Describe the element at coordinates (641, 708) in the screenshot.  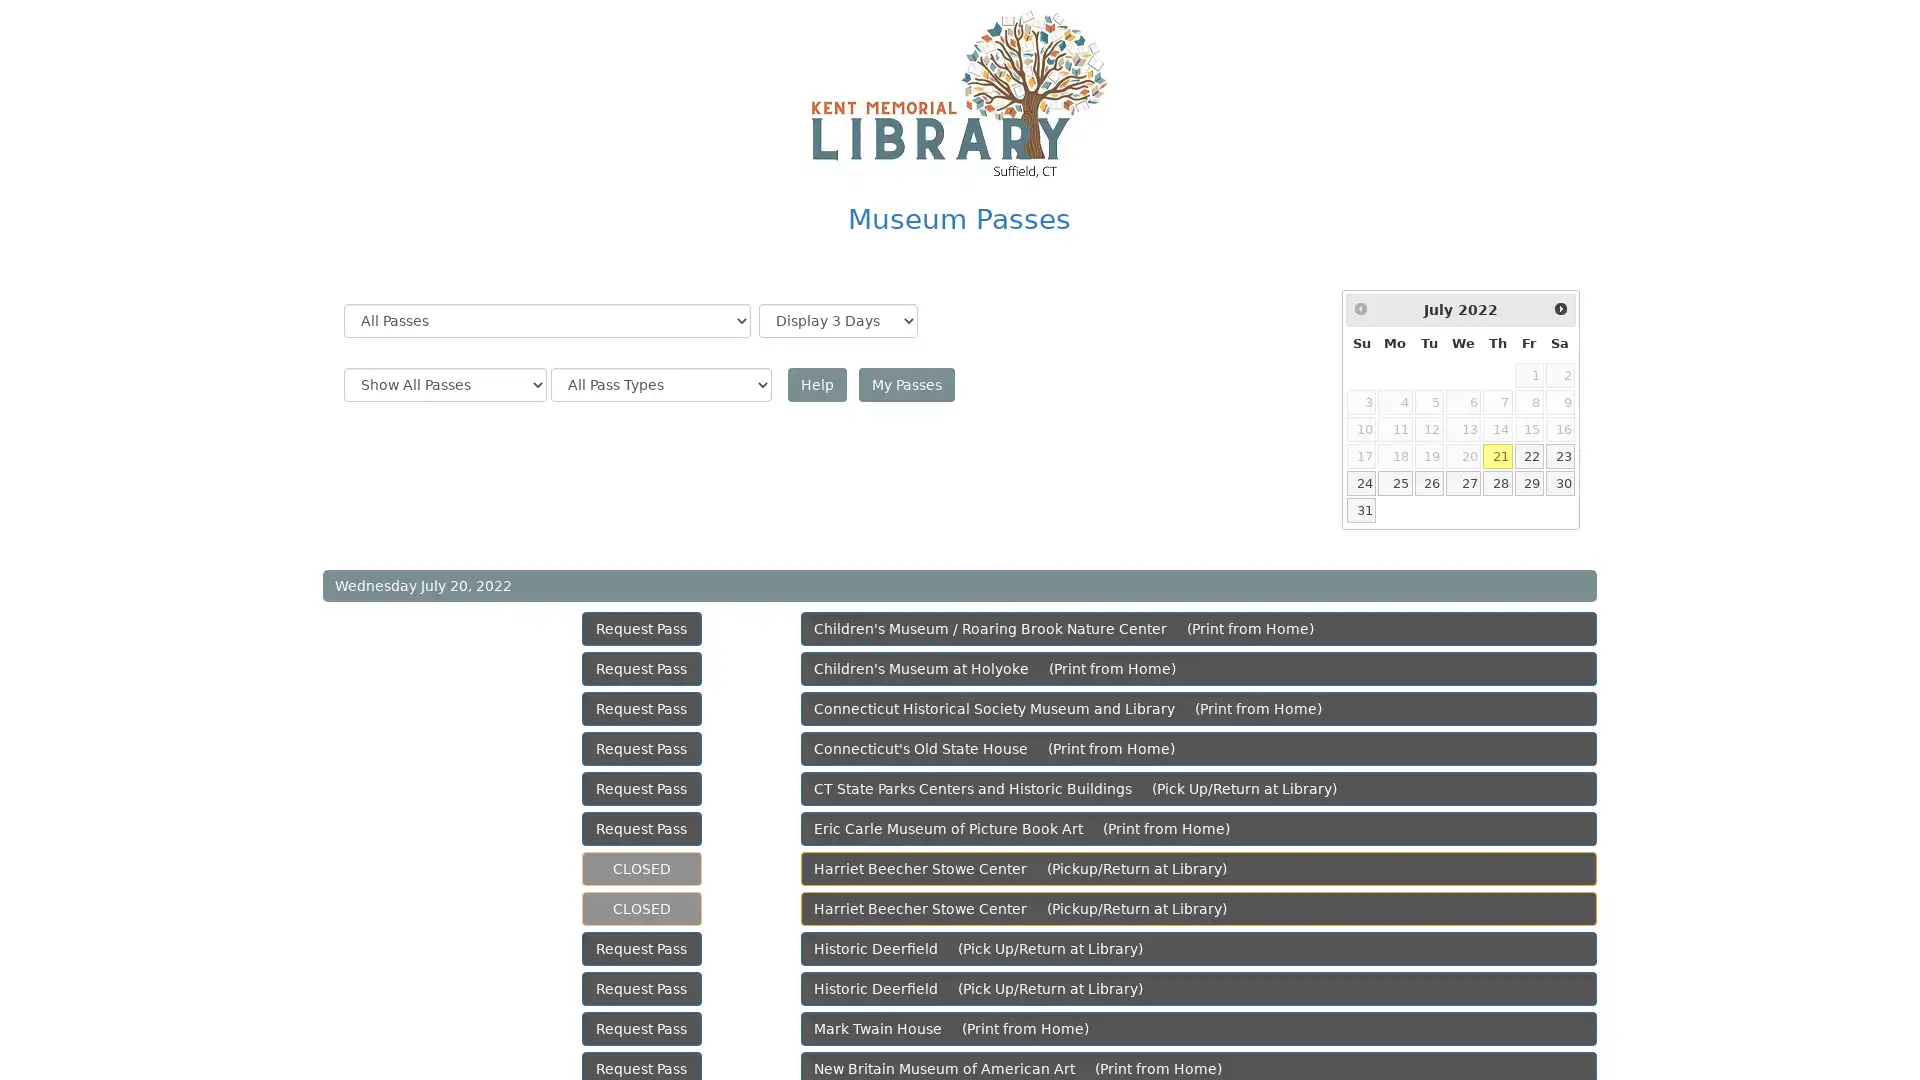
I see `Request Pass` at that location.